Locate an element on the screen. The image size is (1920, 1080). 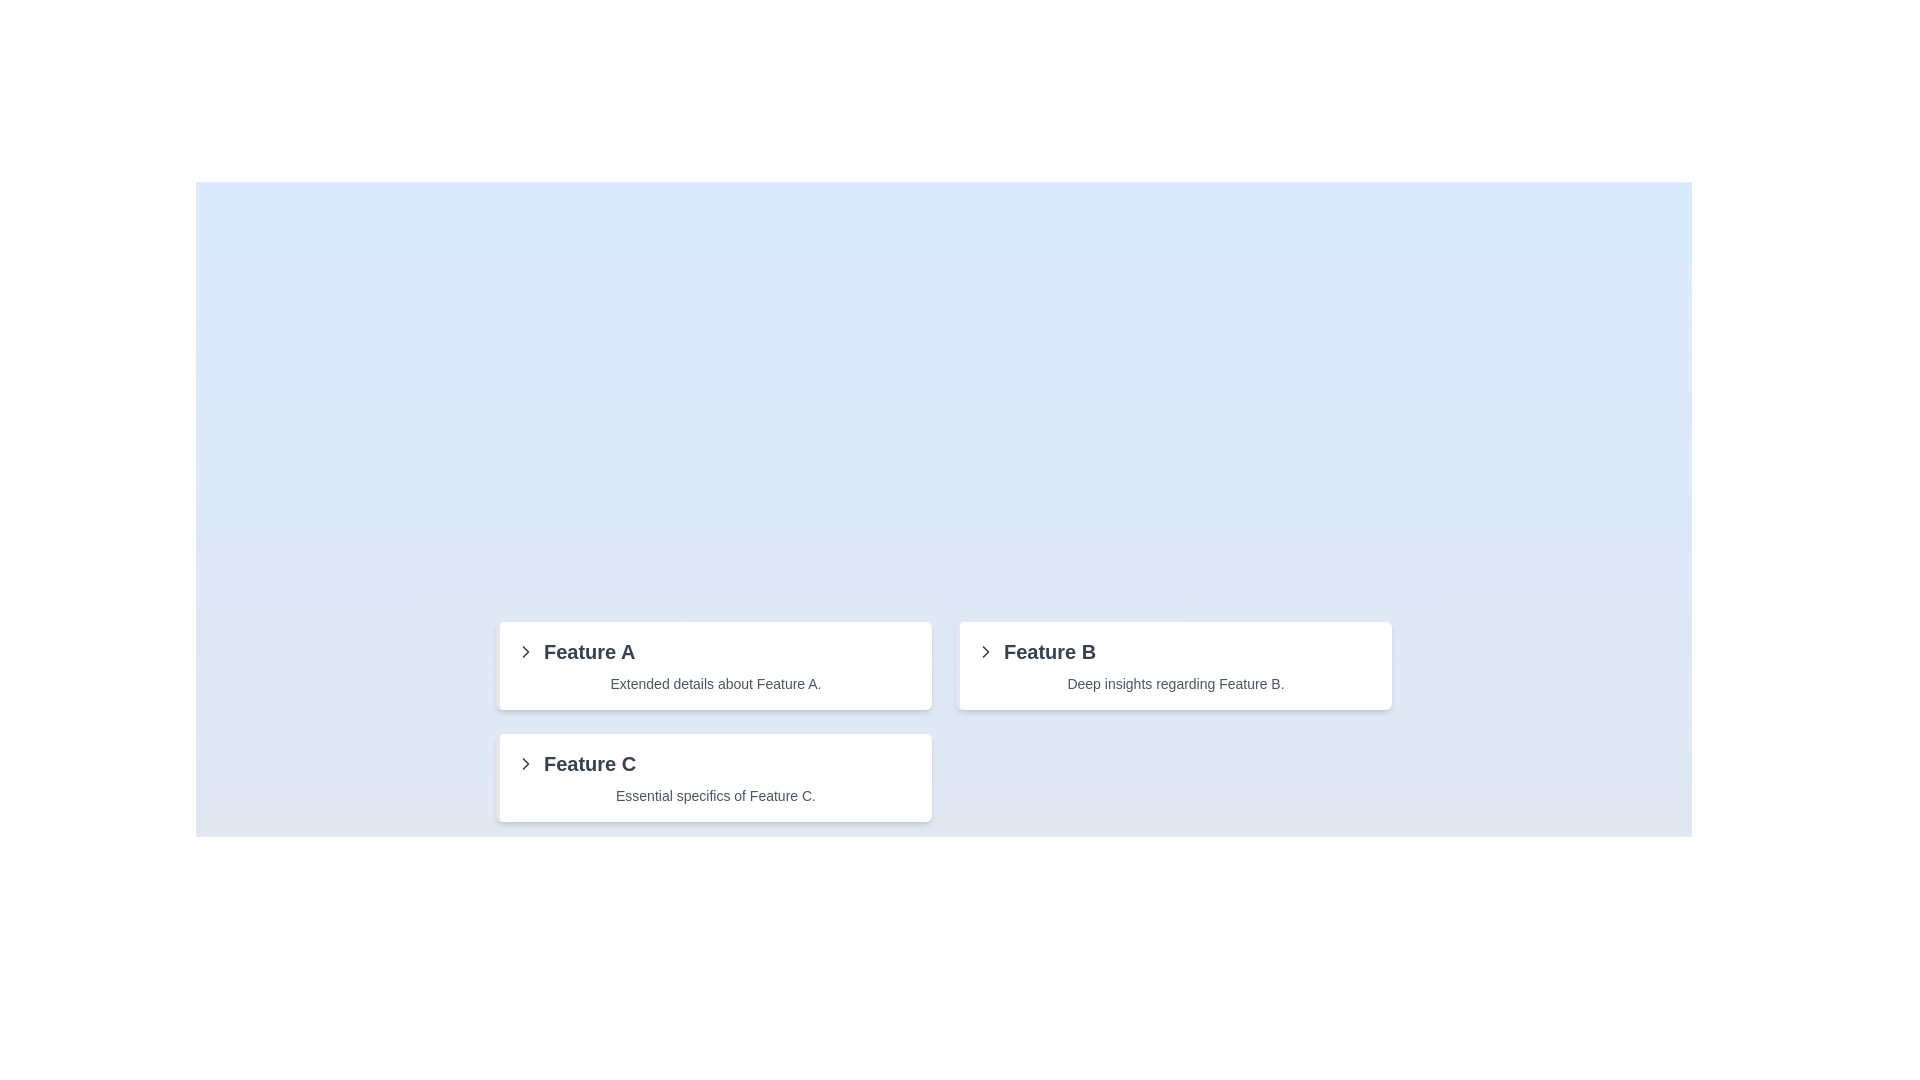
the small right-facing chevron icon located is located at coordinates (985, 651).